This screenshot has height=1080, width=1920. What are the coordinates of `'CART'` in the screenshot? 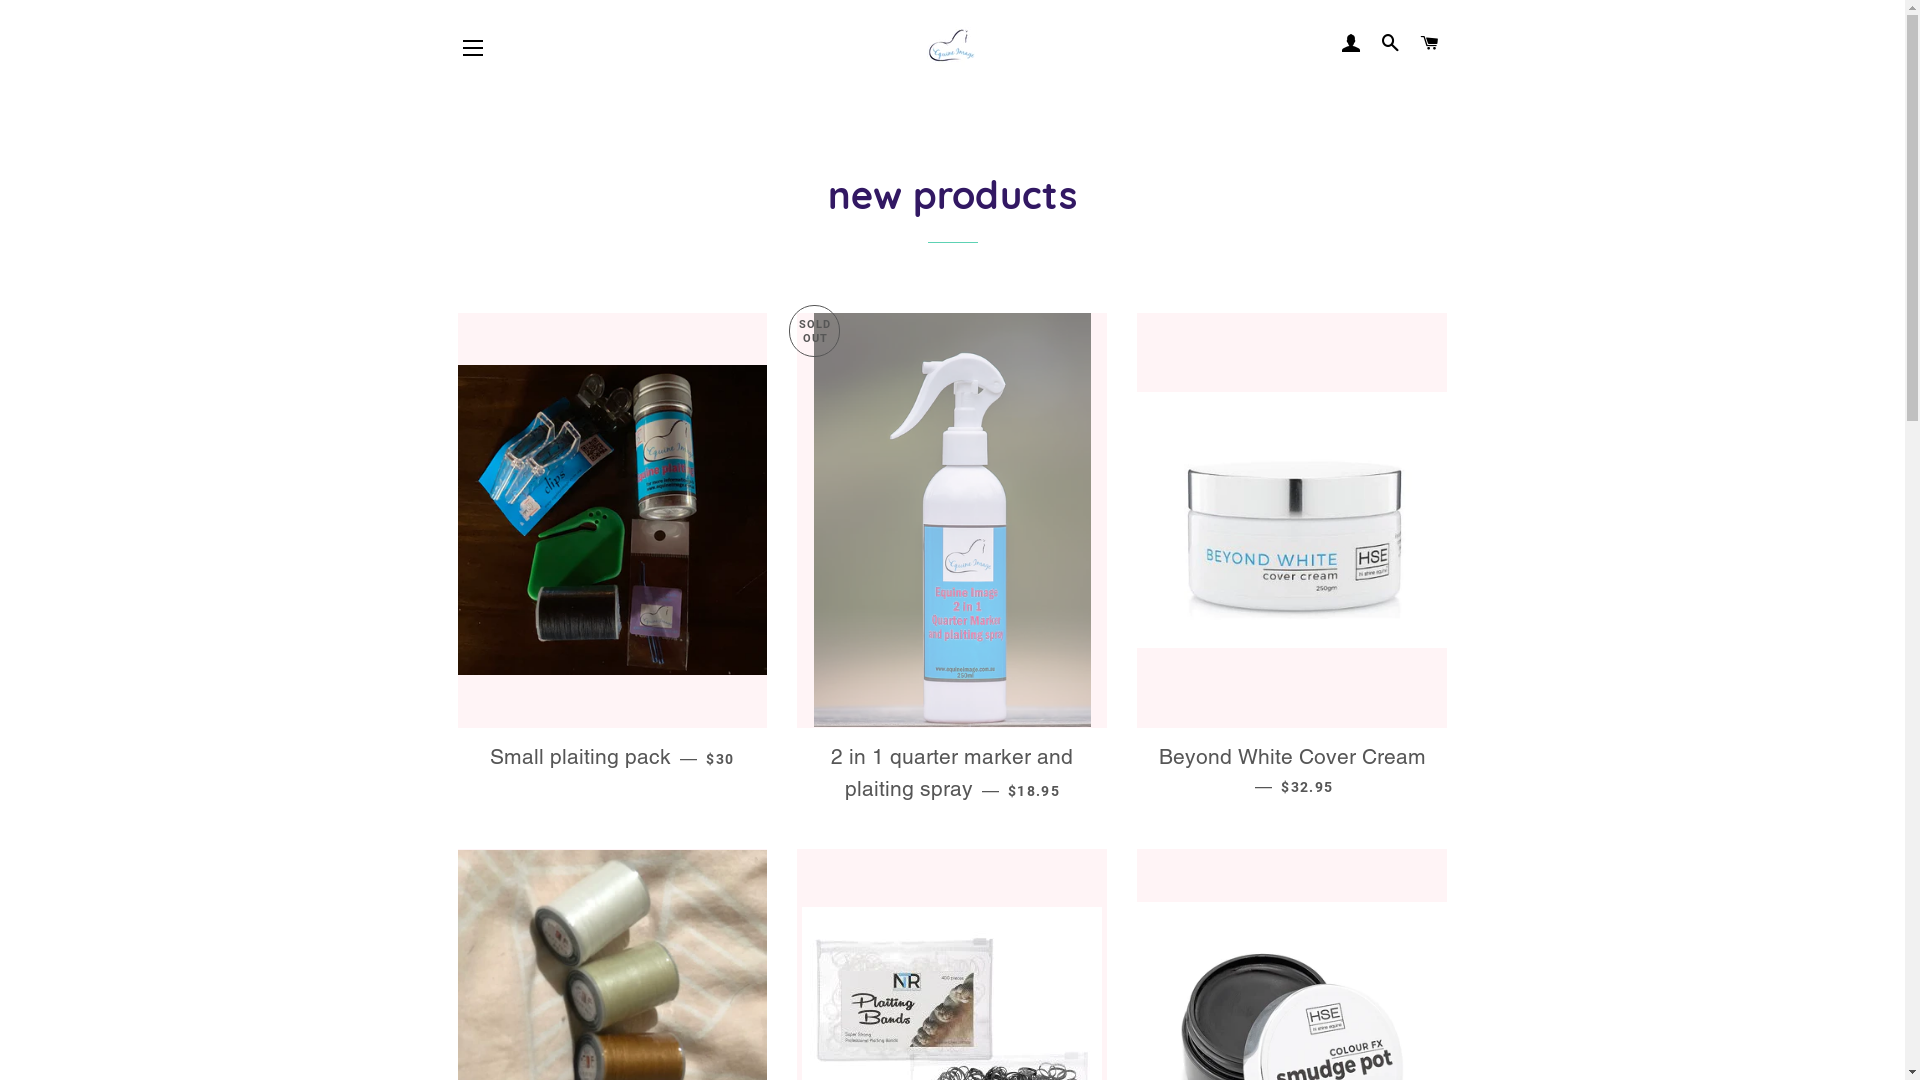 It's located at (1429, 43).